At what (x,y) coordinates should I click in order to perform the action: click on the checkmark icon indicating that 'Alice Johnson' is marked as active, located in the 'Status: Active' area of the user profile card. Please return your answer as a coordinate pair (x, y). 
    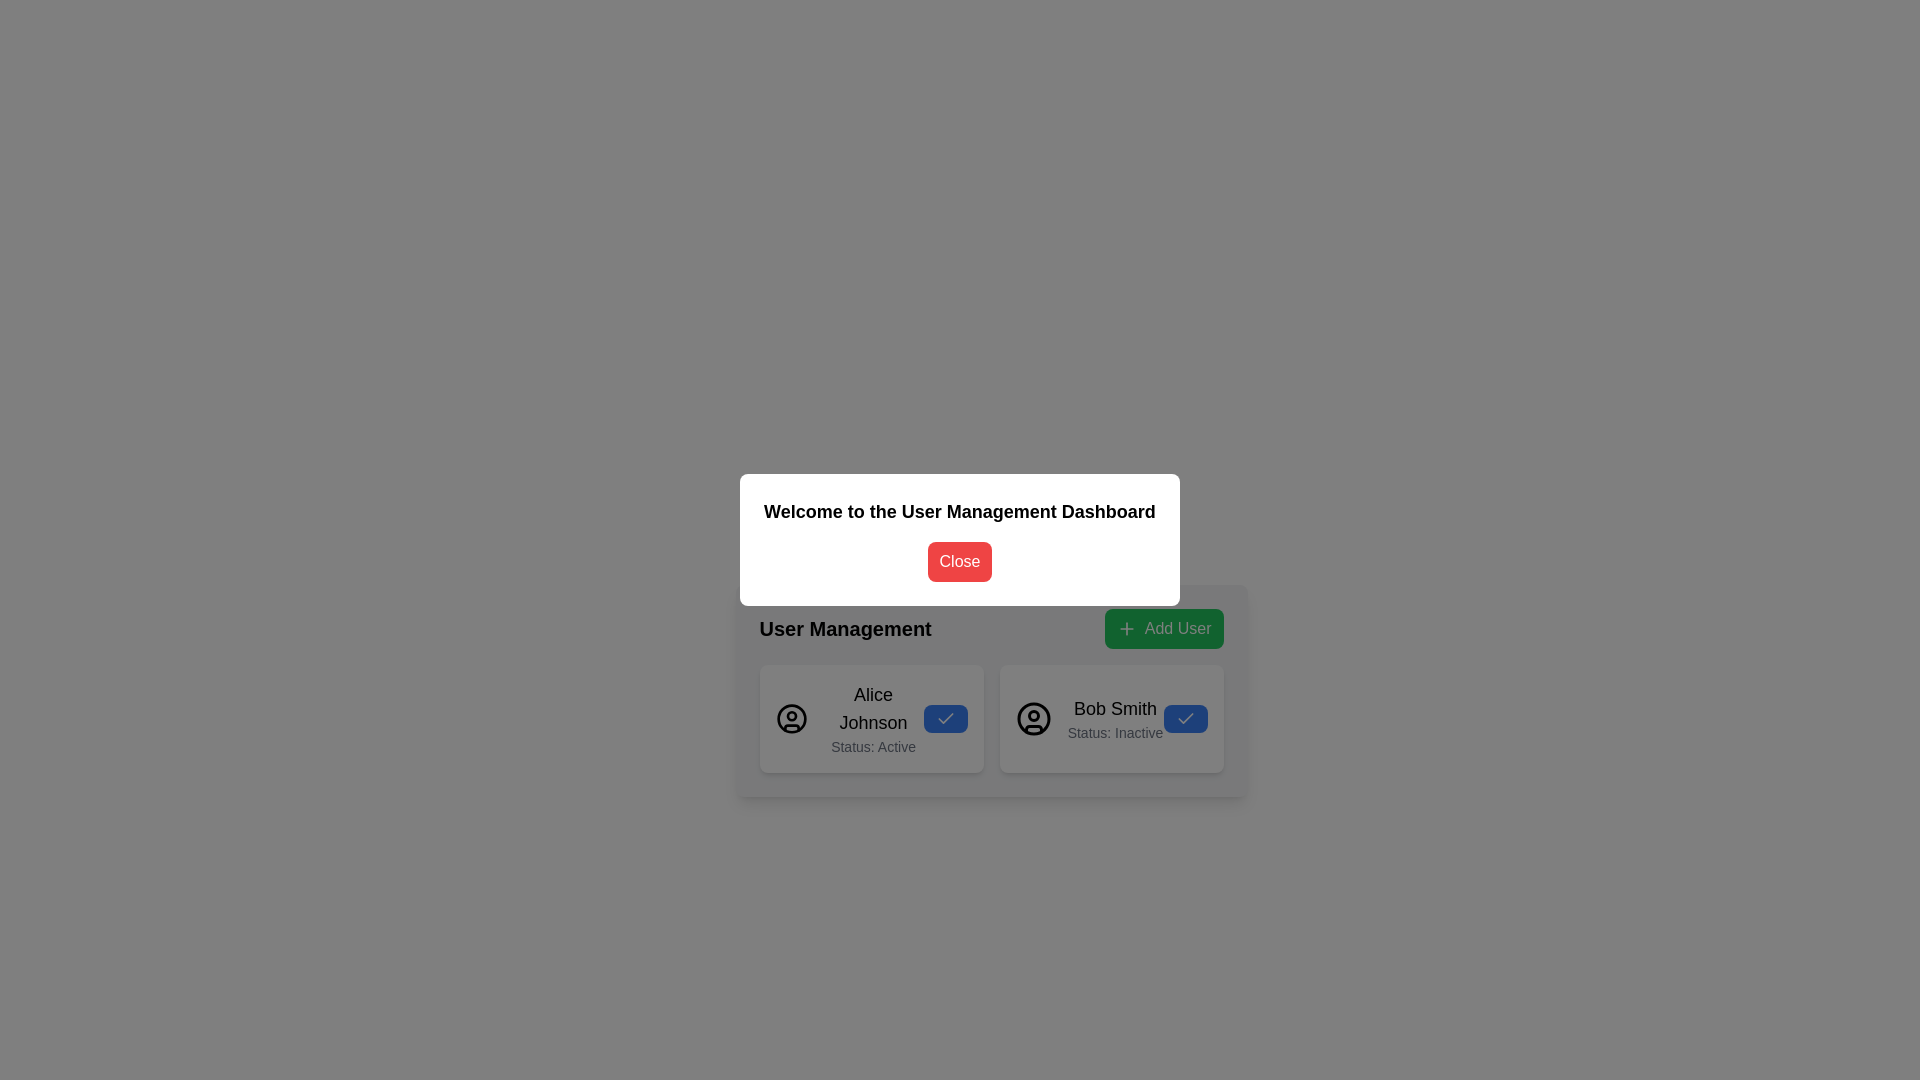
    Looking at the image, I should click on (1185, 717).